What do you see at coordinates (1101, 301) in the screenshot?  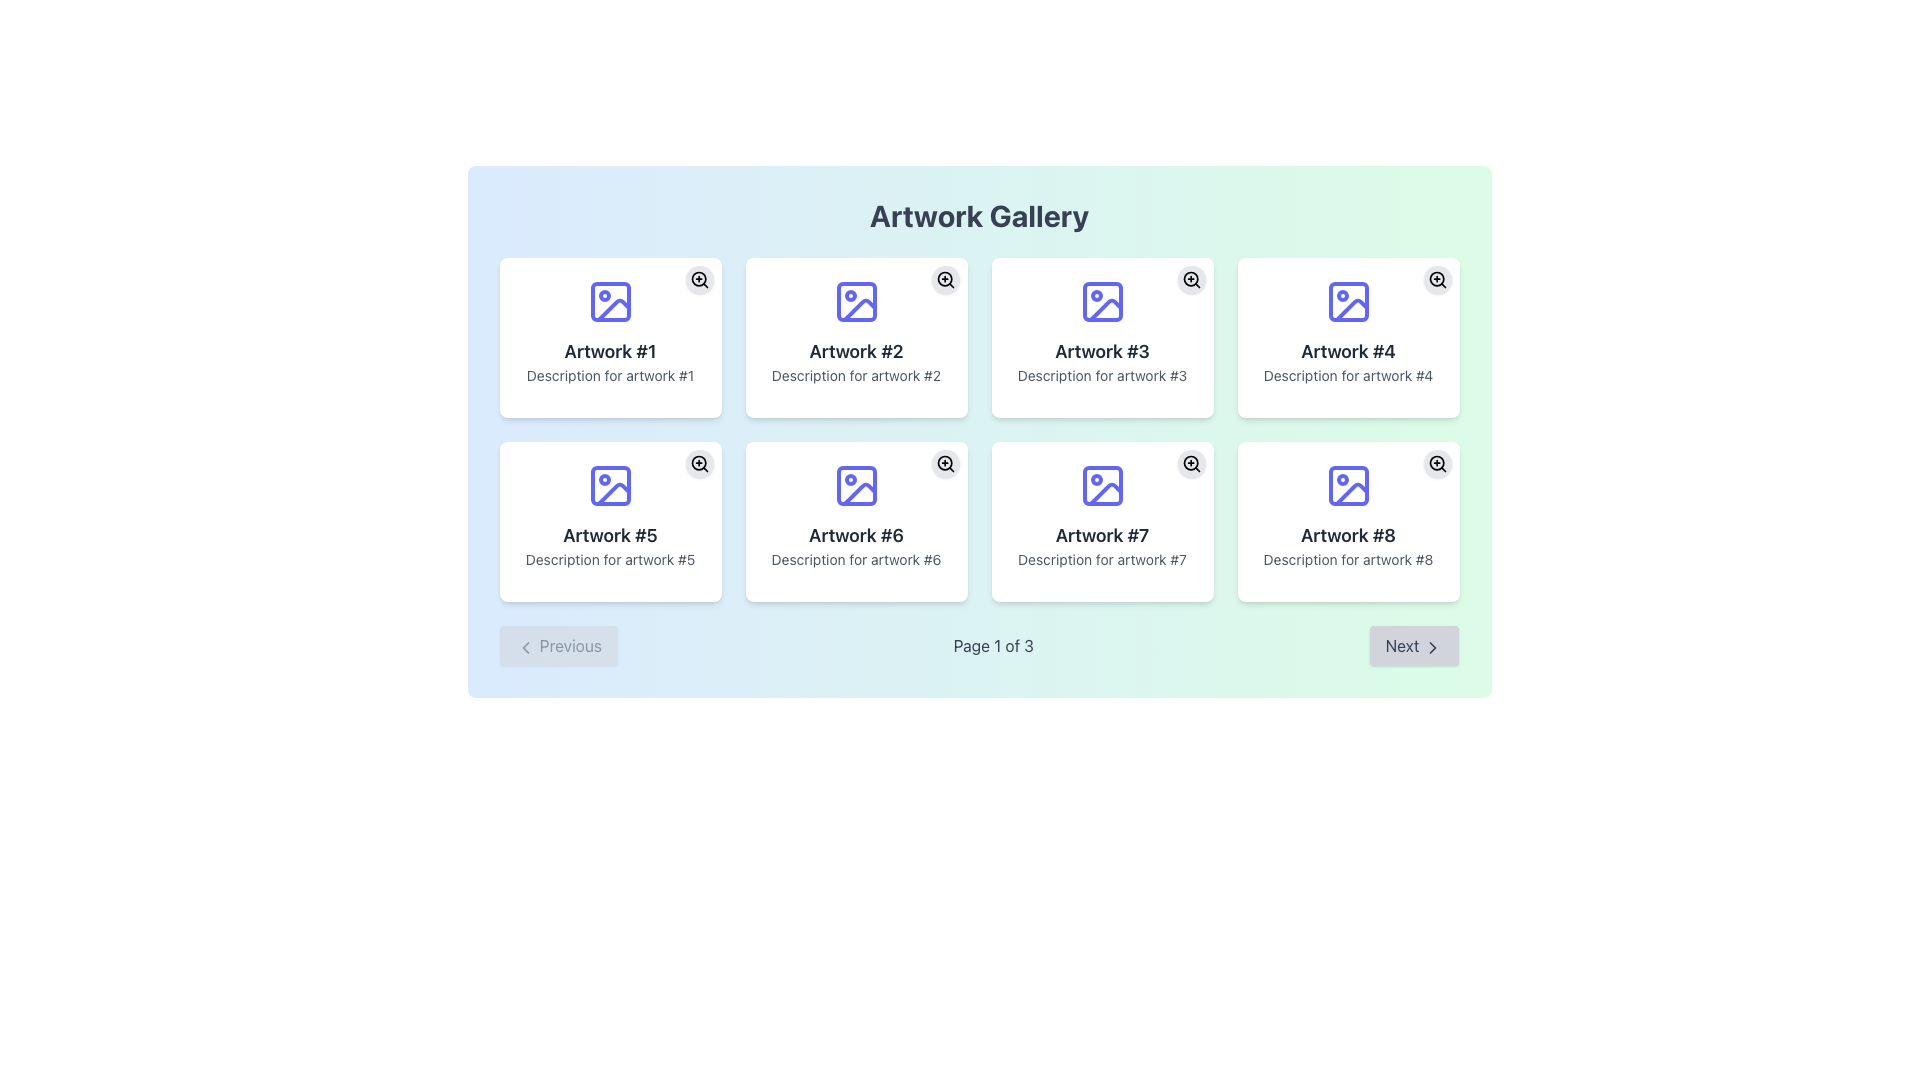 I see `the SVG graphical shape element, which is a rectangle with rounded corners located in the third tile from the left in the first row of the artwork gallery grid layout` at bounding box center [1101, 301].